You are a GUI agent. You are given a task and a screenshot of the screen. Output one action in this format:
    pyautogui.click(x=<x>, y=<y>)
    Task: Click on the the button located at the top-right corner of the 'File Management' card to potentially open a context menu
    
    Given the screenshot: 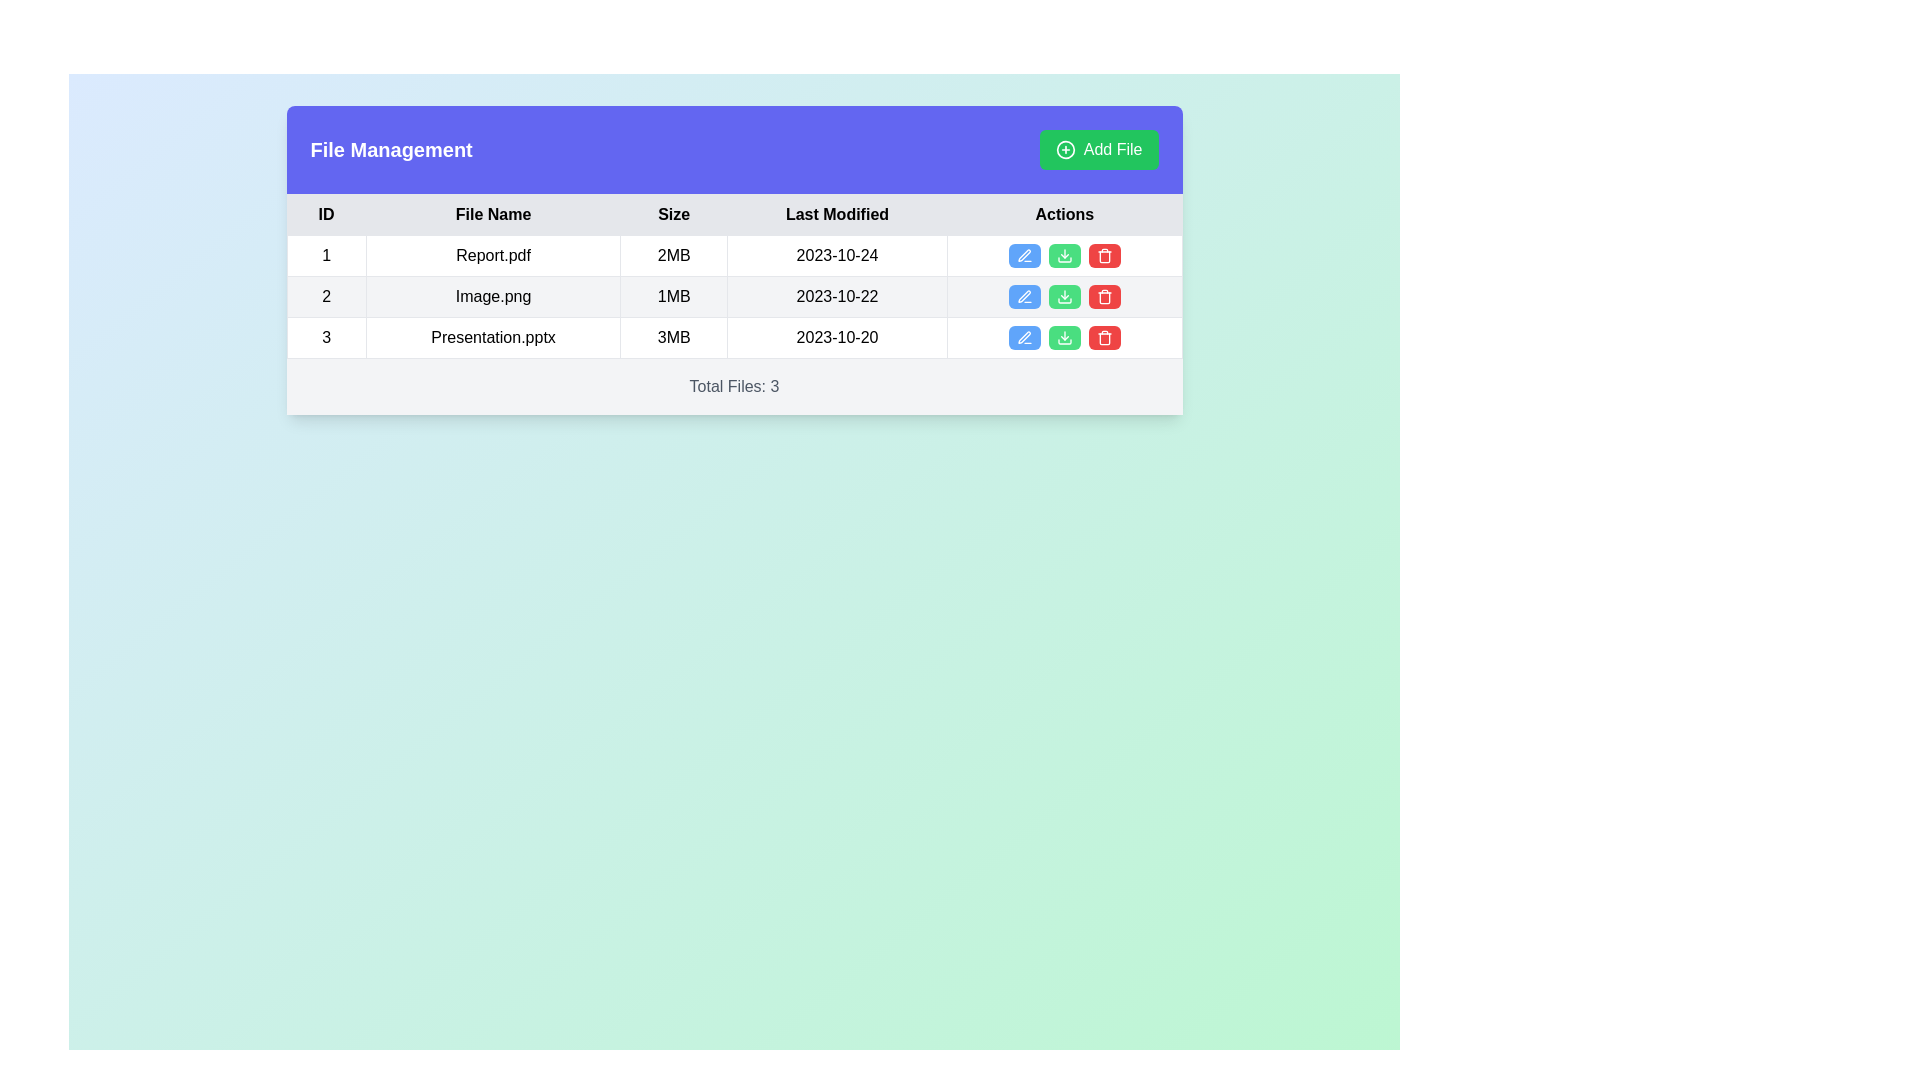 What is the action you would take?
    pyautogui.click(x=1098, y=149)
    